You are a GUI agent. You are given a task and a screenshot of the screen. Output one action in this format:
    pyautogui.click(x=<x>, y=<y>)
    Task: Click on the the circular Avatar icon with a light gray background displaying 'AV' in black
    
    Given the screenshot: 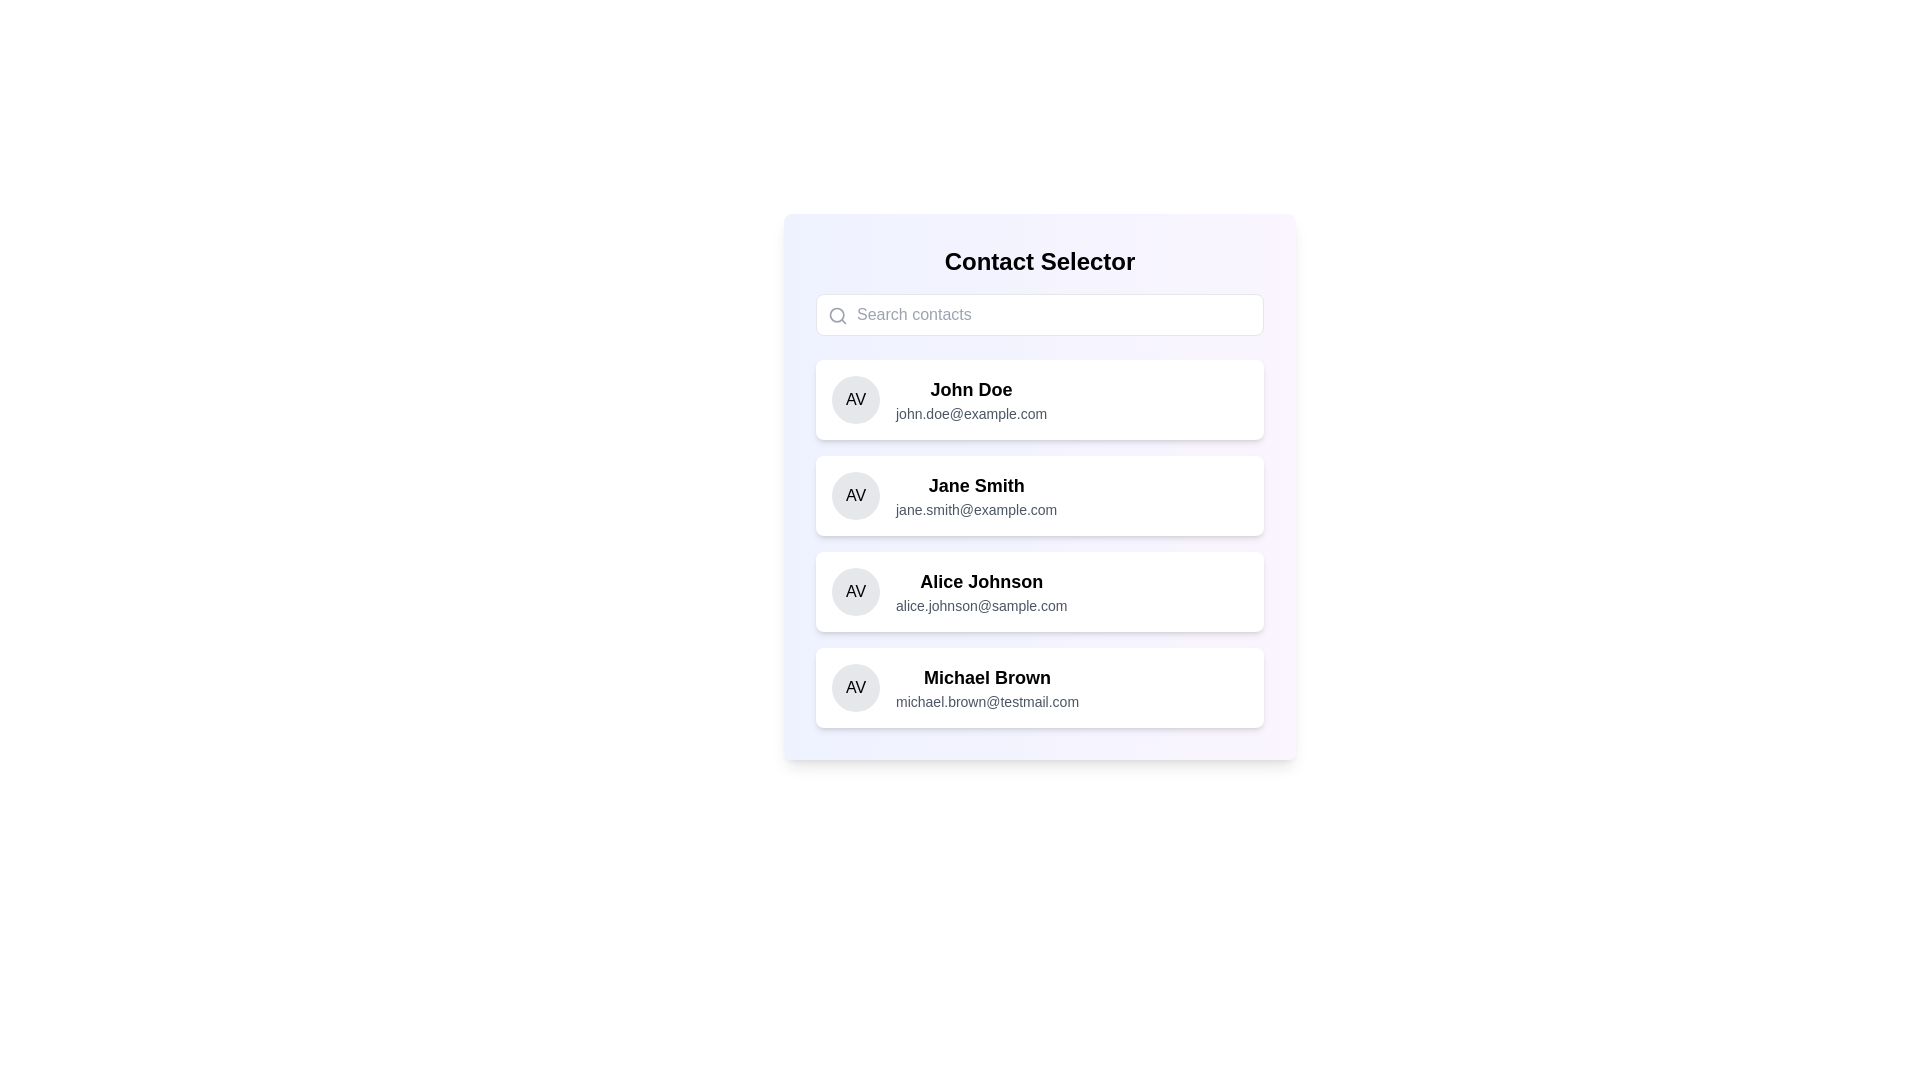 What is the action you would take?
    pyautogui.click(x=855, y=400)
    